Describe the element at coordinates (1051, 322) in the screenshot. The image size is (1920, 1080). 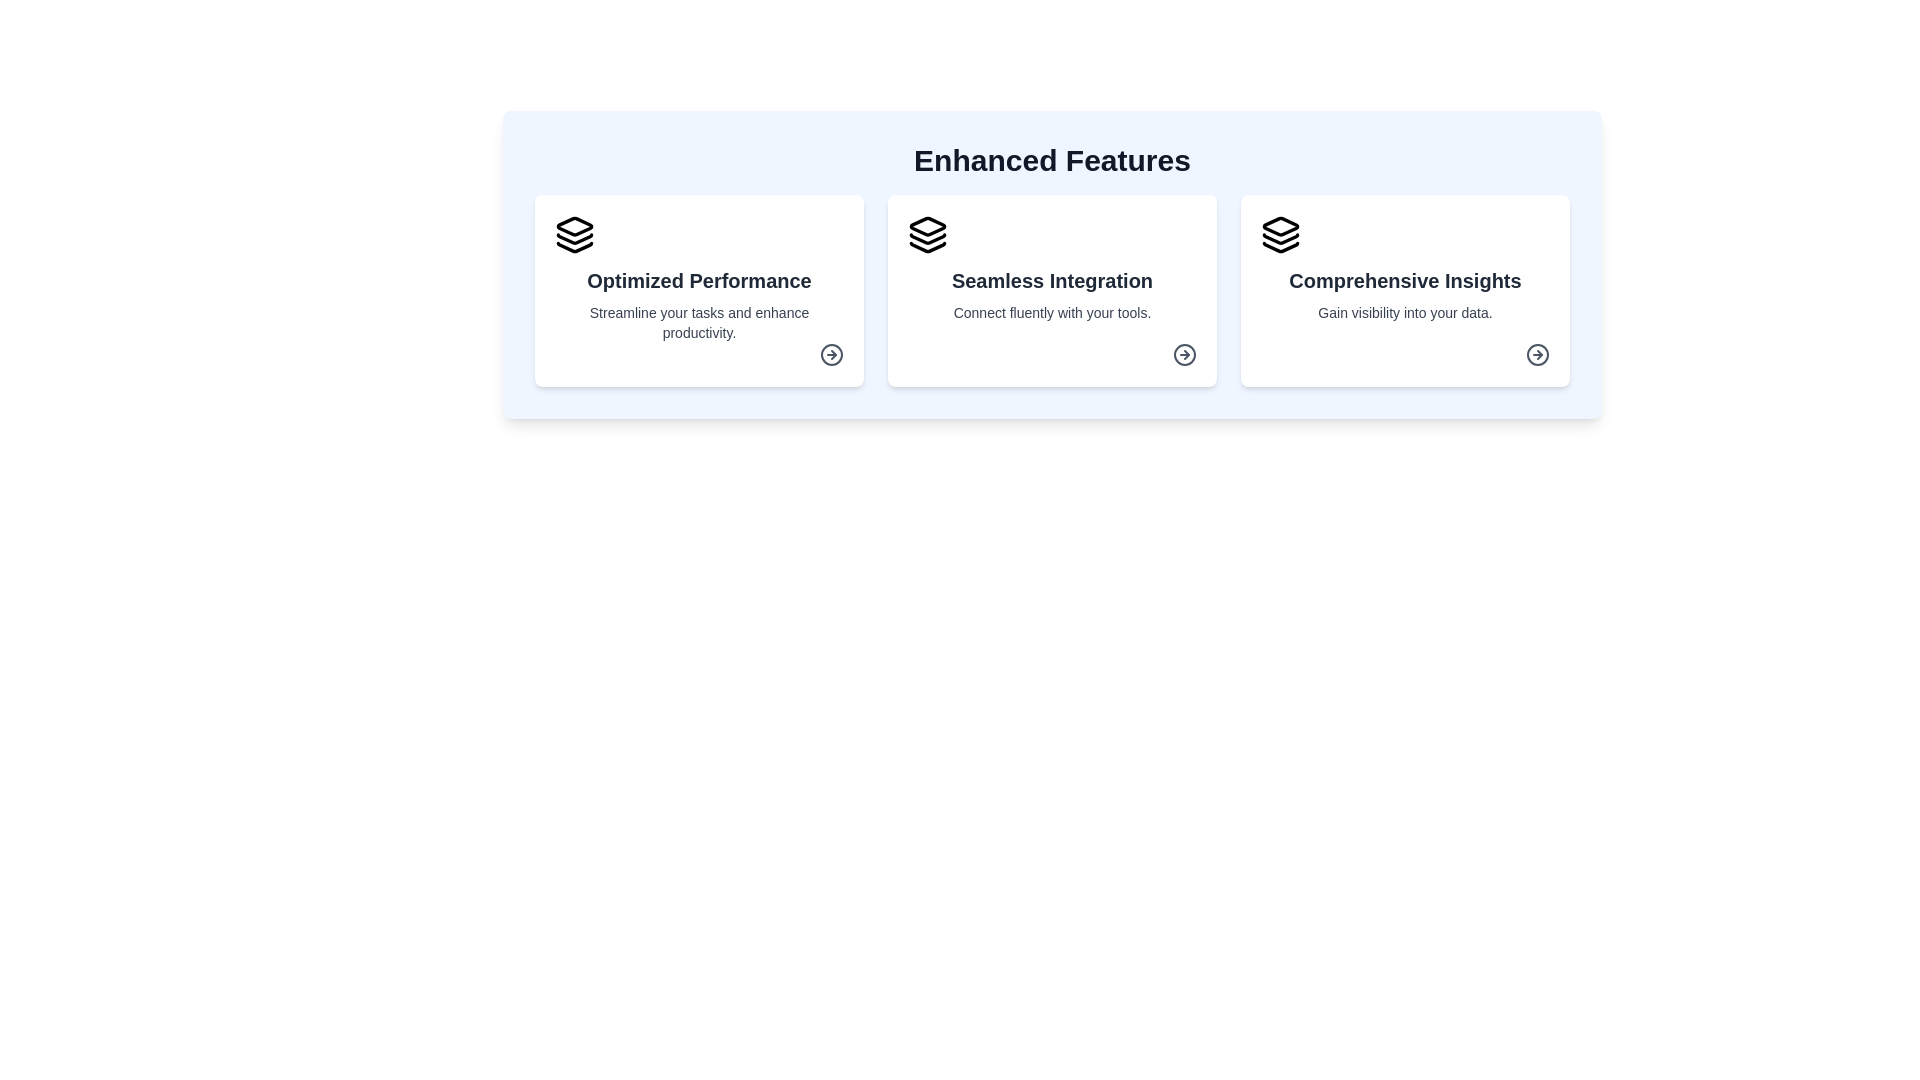
I see `the informational text block that provides details related to the 'Seamless Integration' feature, located below the header text within the second card` at that location.